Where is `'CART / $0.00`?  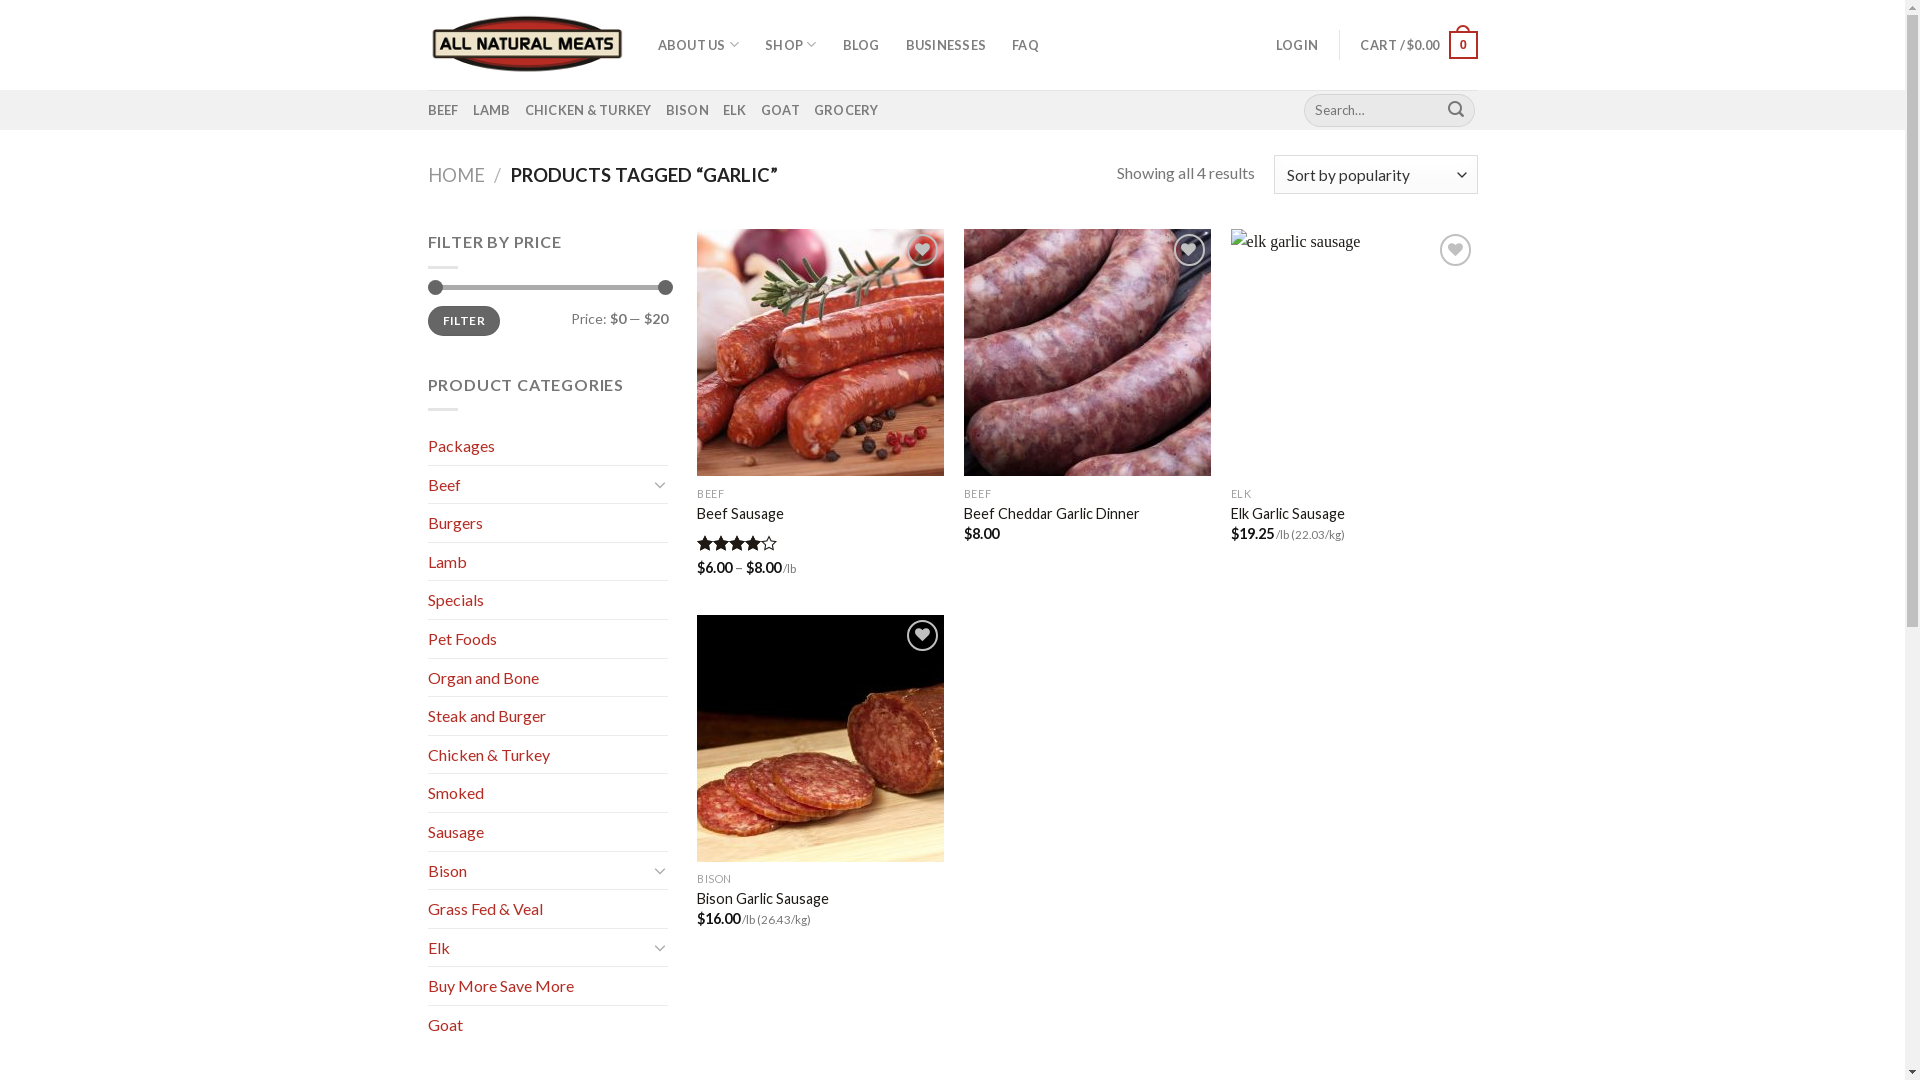
'CART / $0.00 is located at coordinates (1417, 45).